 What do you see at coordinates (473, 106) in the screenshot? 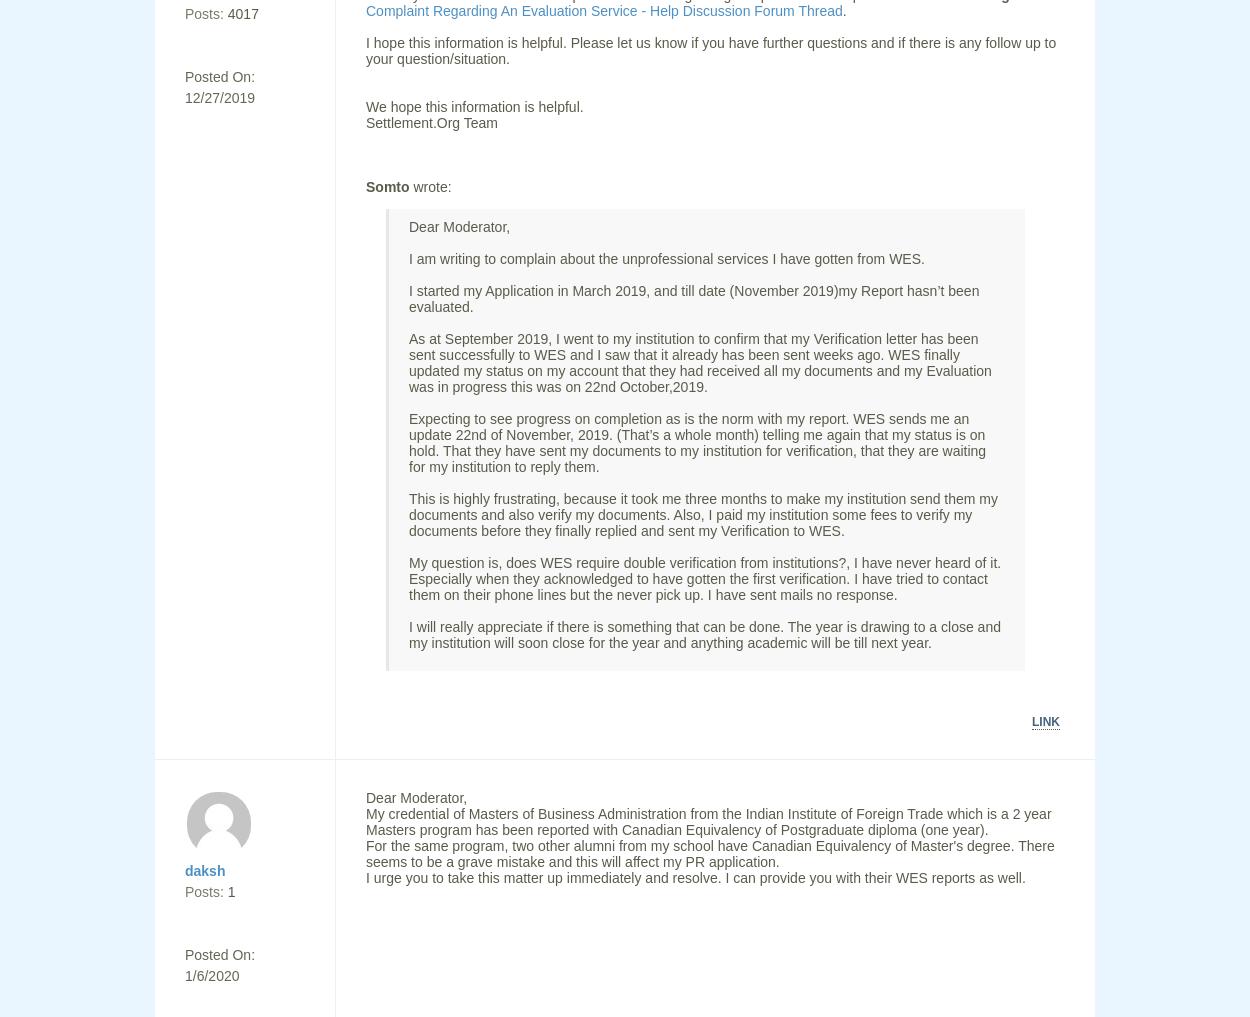
I see `'We hope this information is helpful.'` at bounding box center [473, 106].